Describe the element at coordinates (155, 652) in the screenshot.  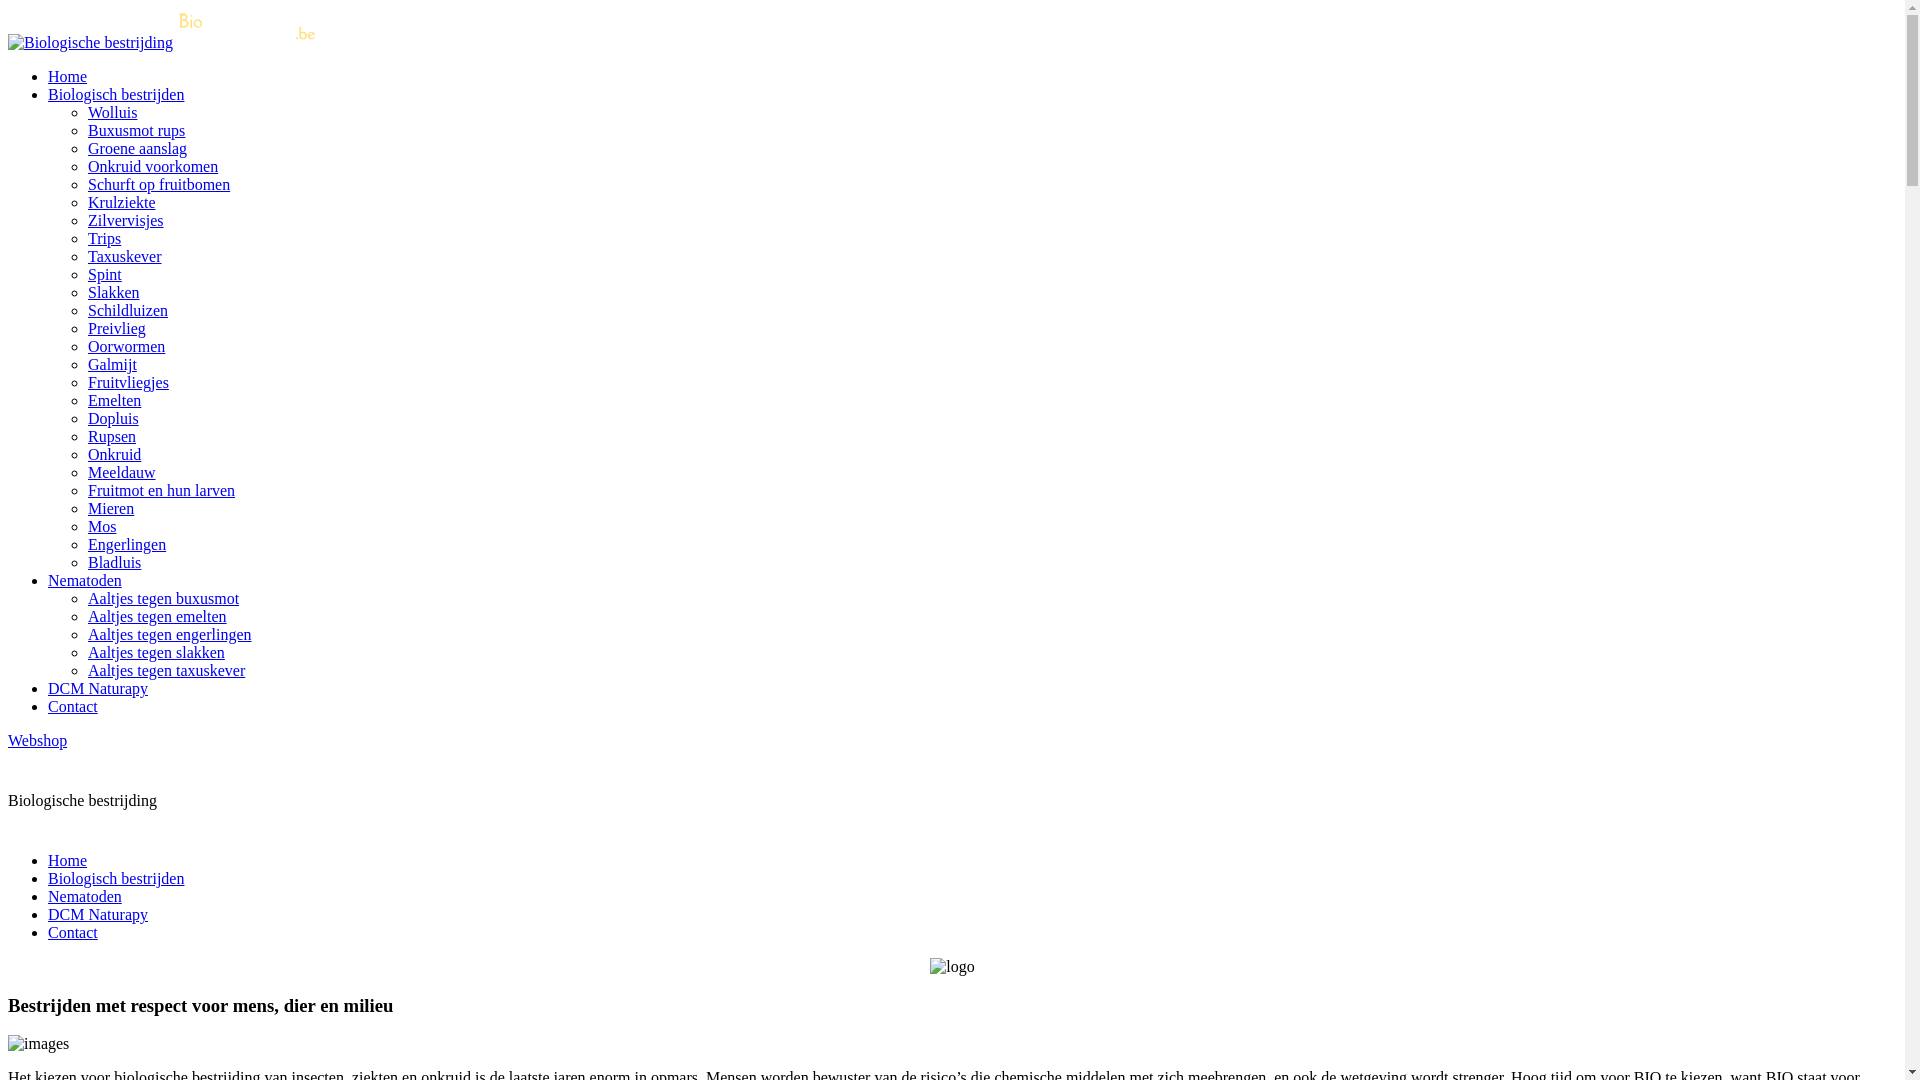
I see `'Aaltjes tegen slakken'` at that location.